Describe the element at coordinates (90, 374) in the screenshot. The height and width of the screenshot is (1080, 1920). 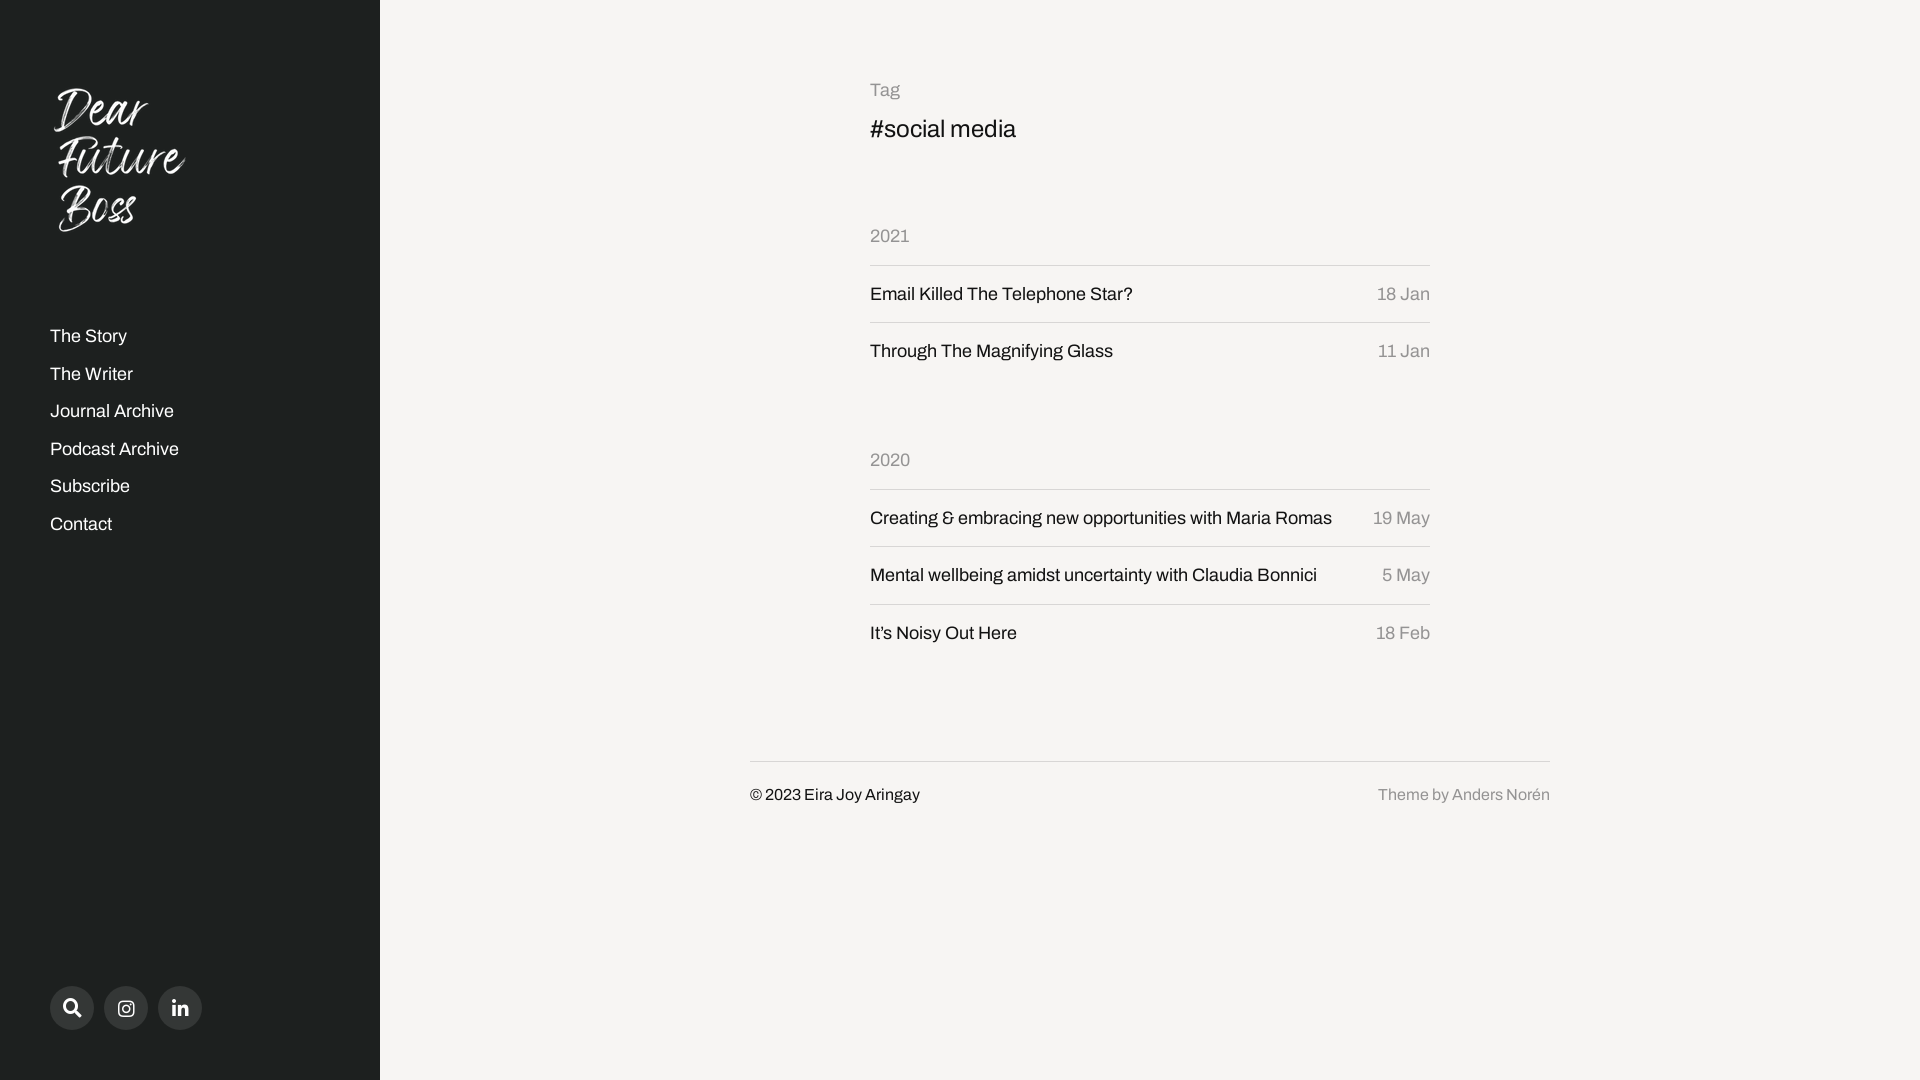
I see `'The Writer'` at that location.